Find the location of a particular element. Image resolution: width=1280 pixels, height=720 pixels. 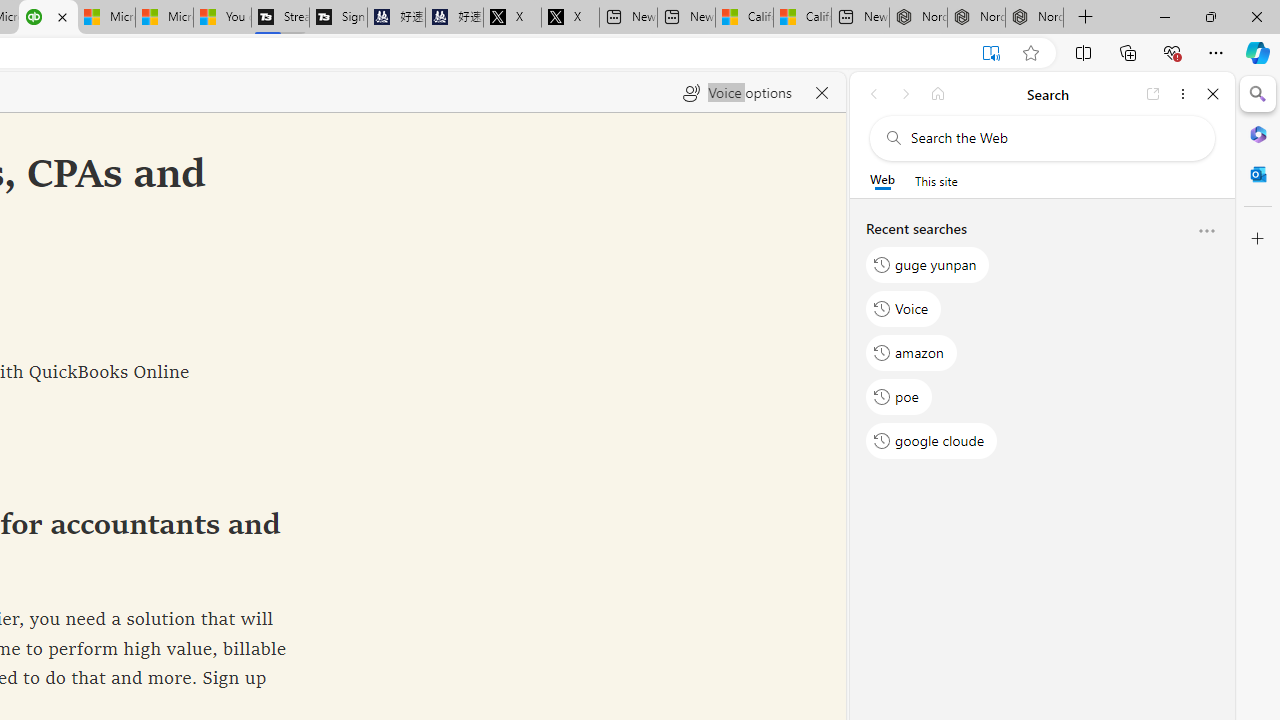

'Nordace - Best Sellers' is located at coordinates (917, 17).